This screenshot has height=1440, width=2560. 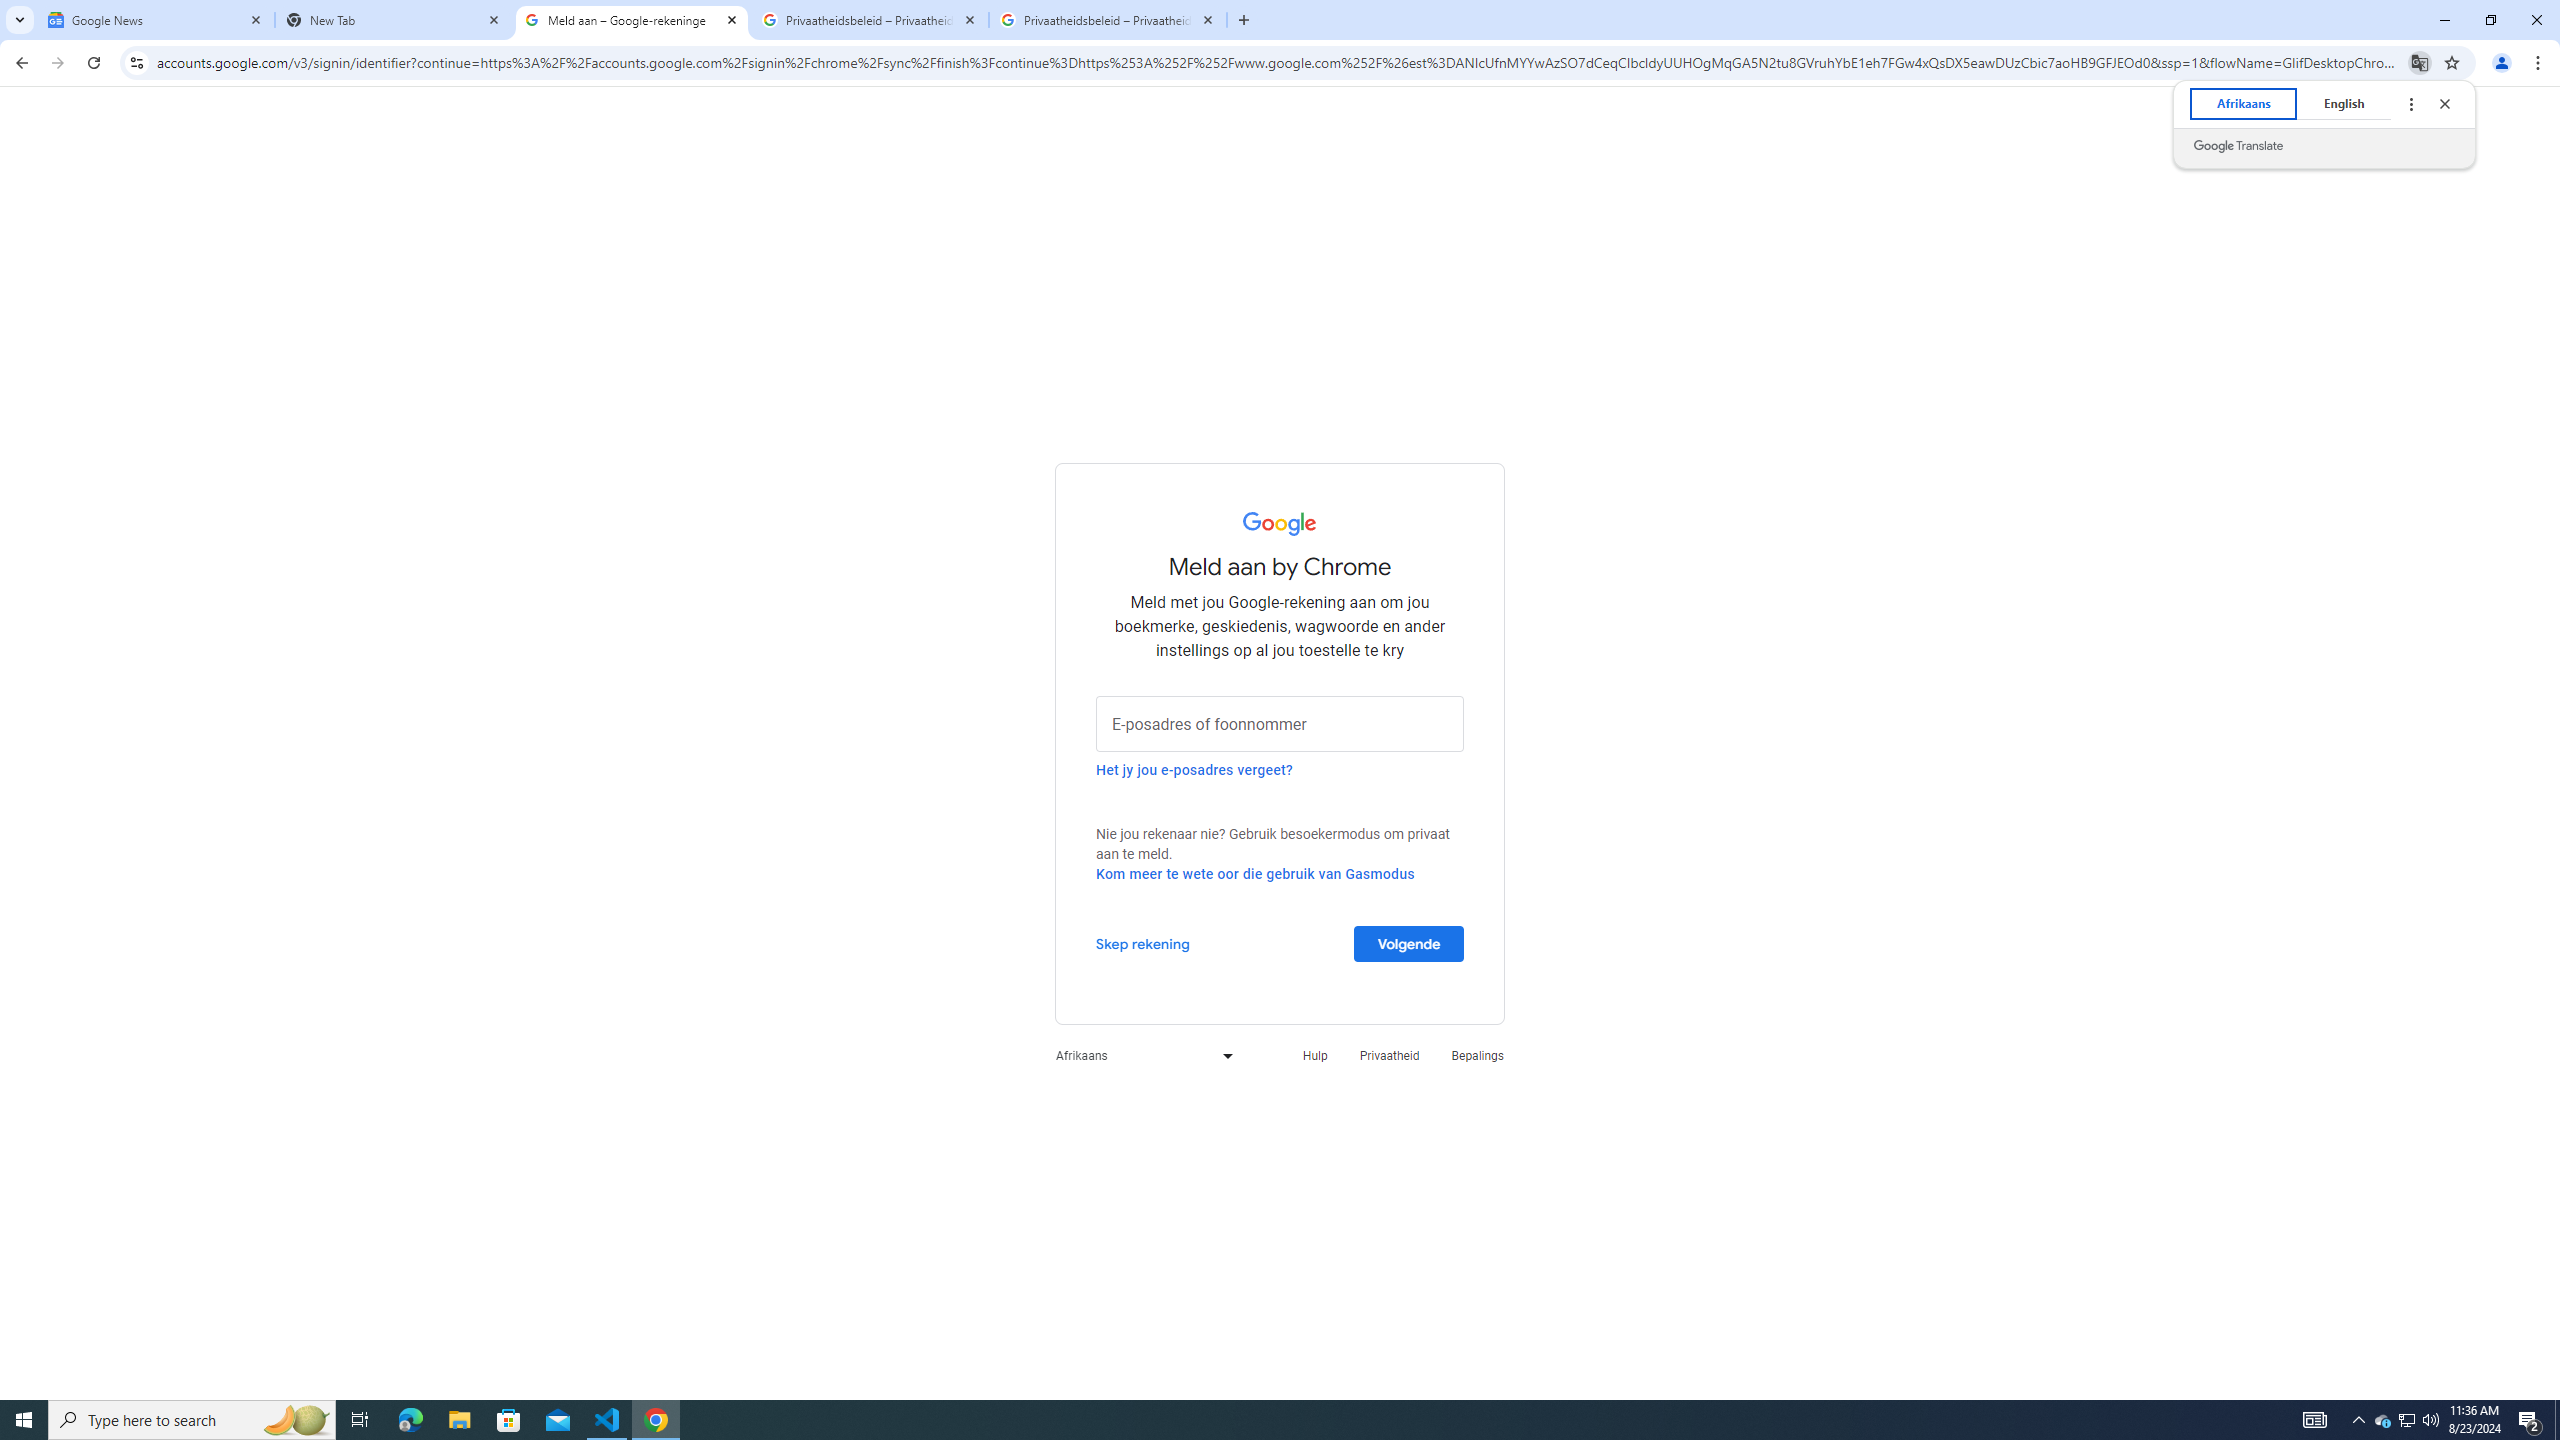 What do you see at coordinates (191, 1418) in the screenshot?
I see `'Type here to search'` at bounding box center [191, 1418].